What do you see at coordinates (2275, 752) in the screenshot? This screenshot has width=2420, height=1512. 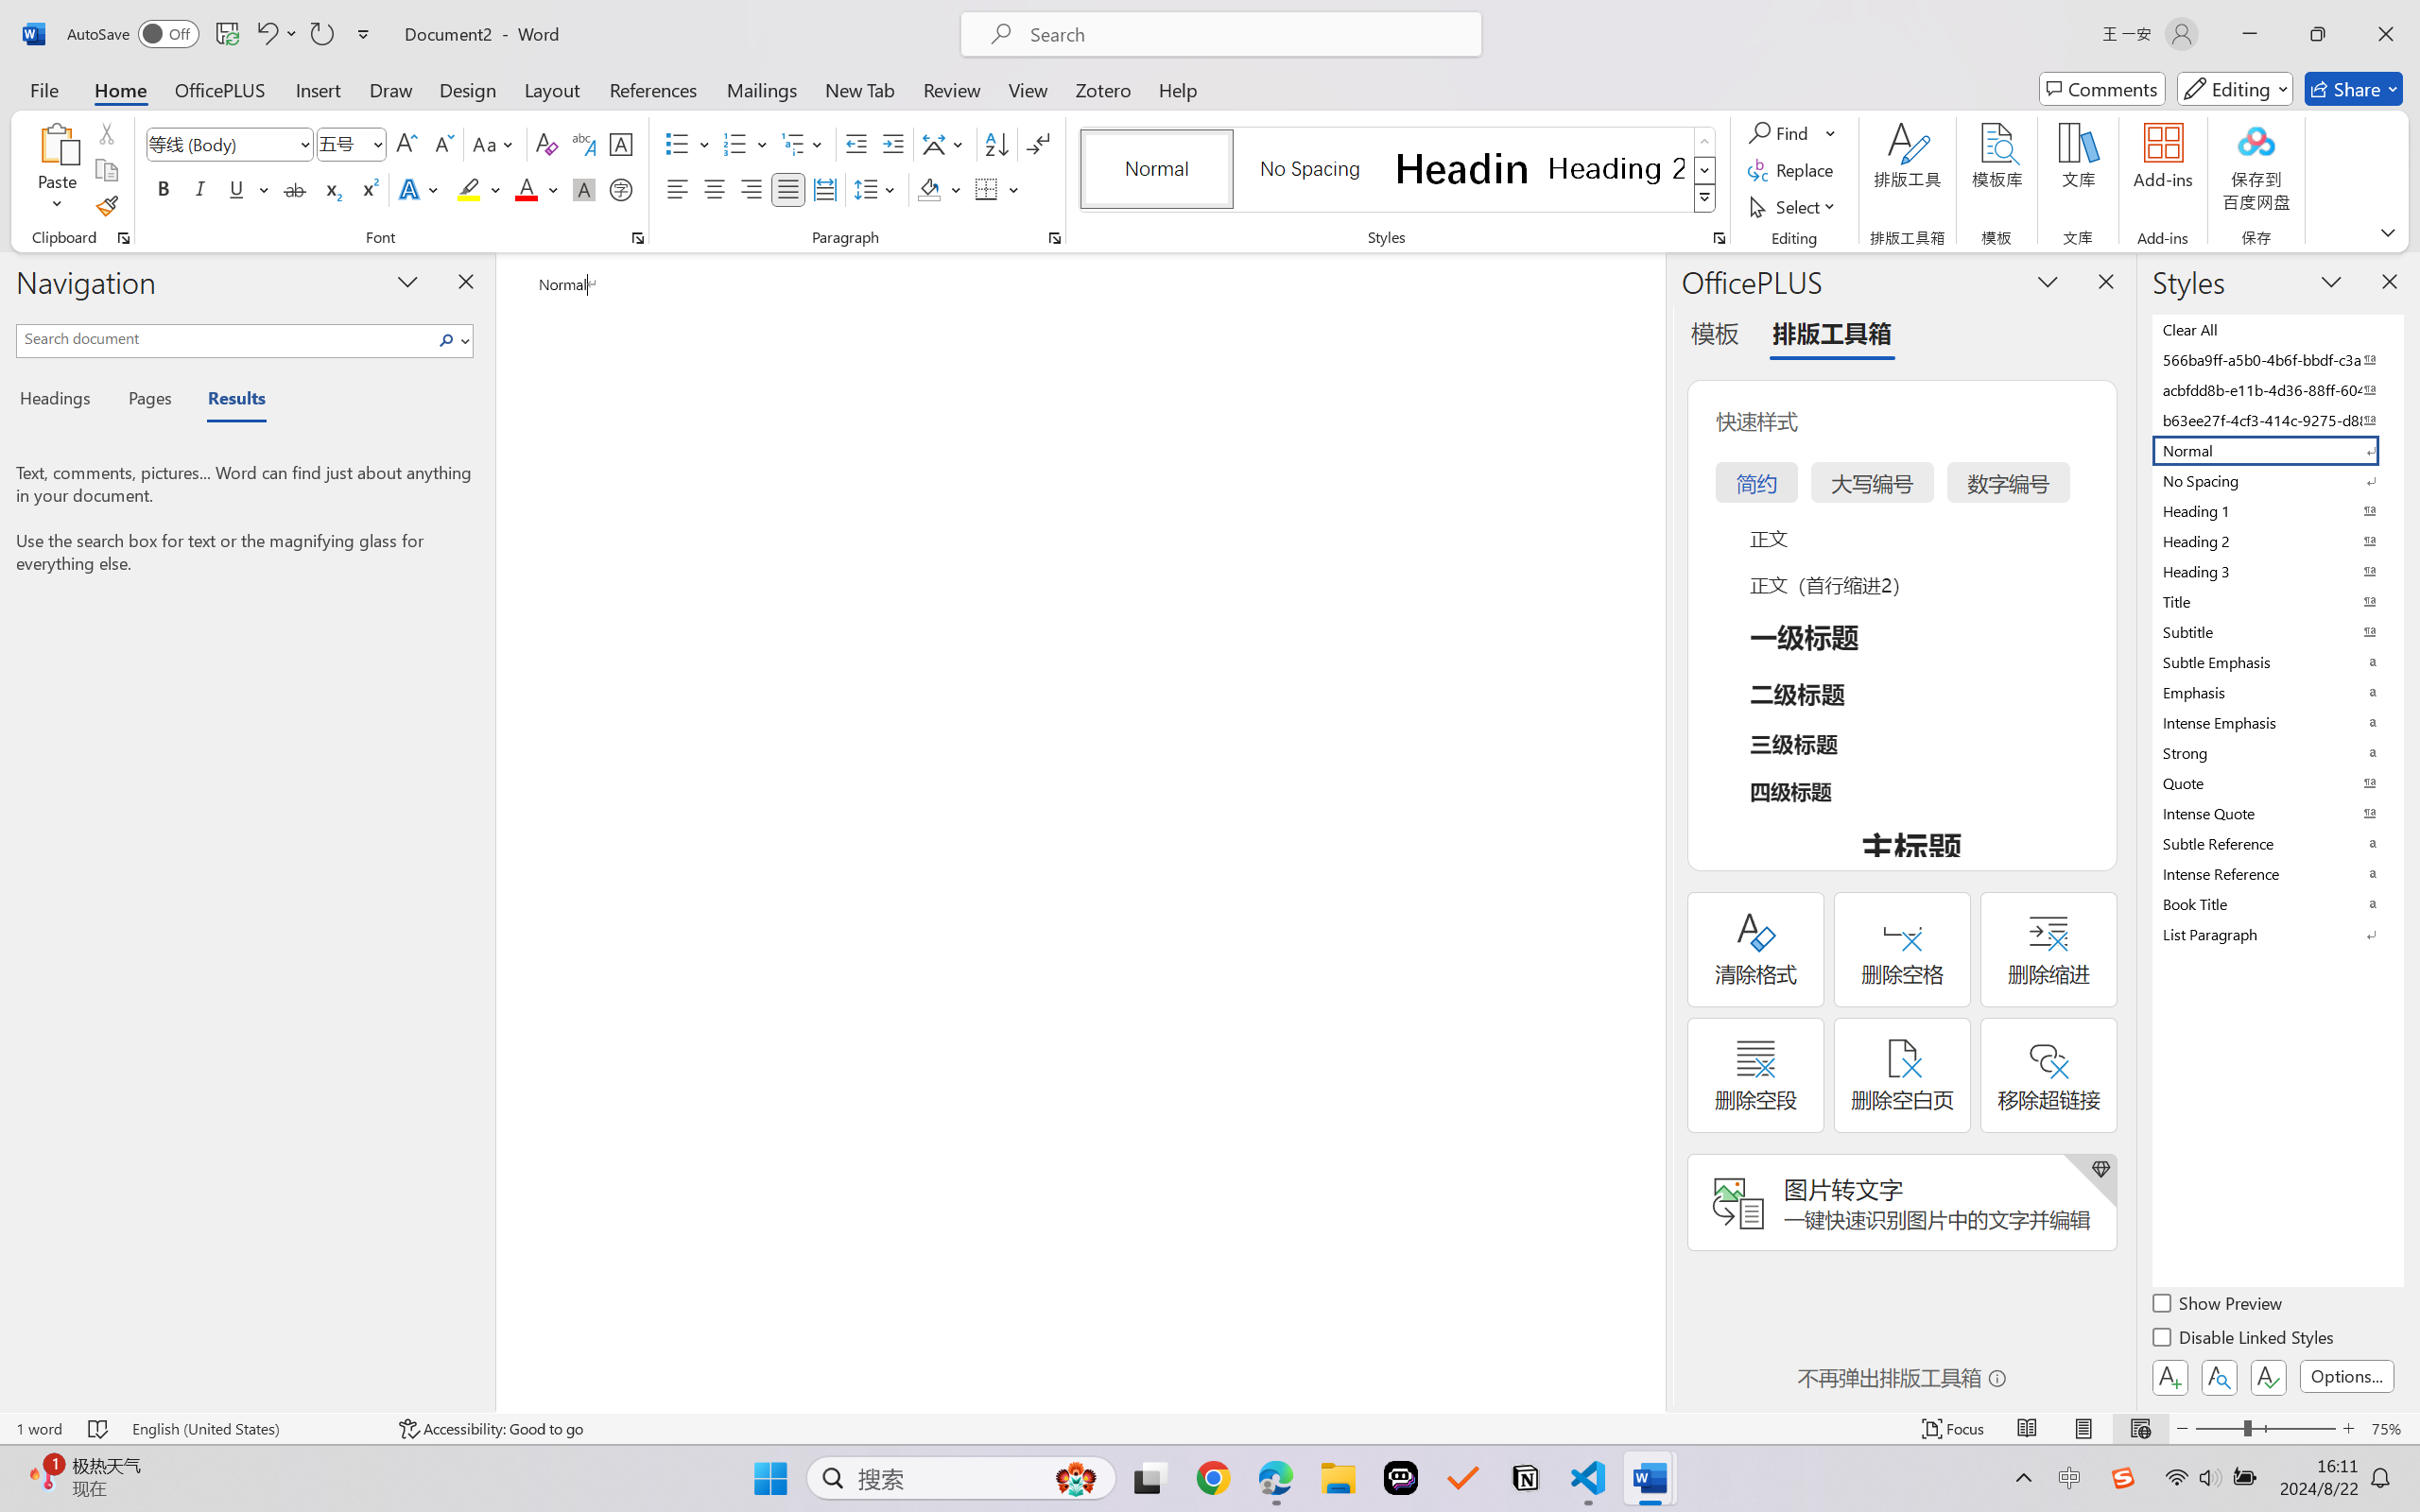 I see `'Strong'` at bounding box center [2275, 752].